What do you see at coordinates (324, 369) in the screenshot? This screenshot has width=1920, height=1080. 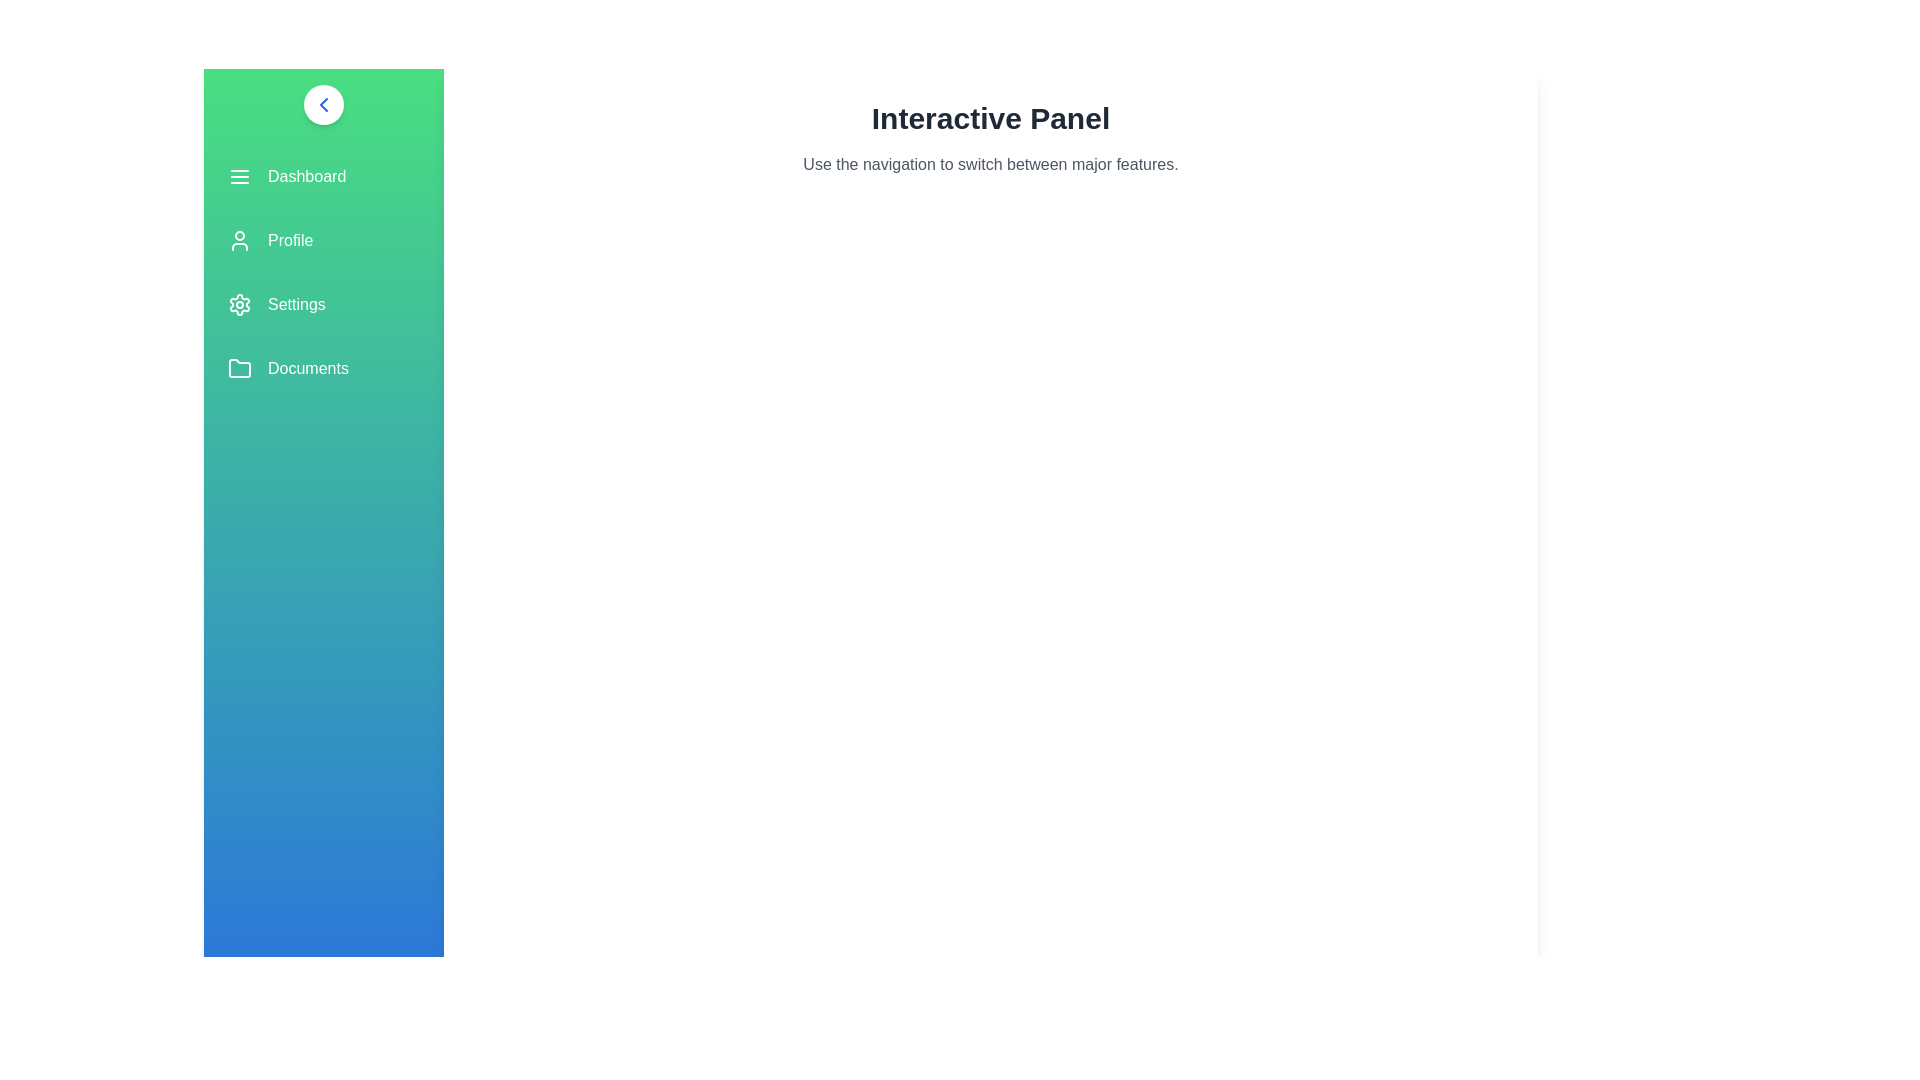 I see `the 'Documents' menu item in the navigation panel` at bounding box center [324, 369].